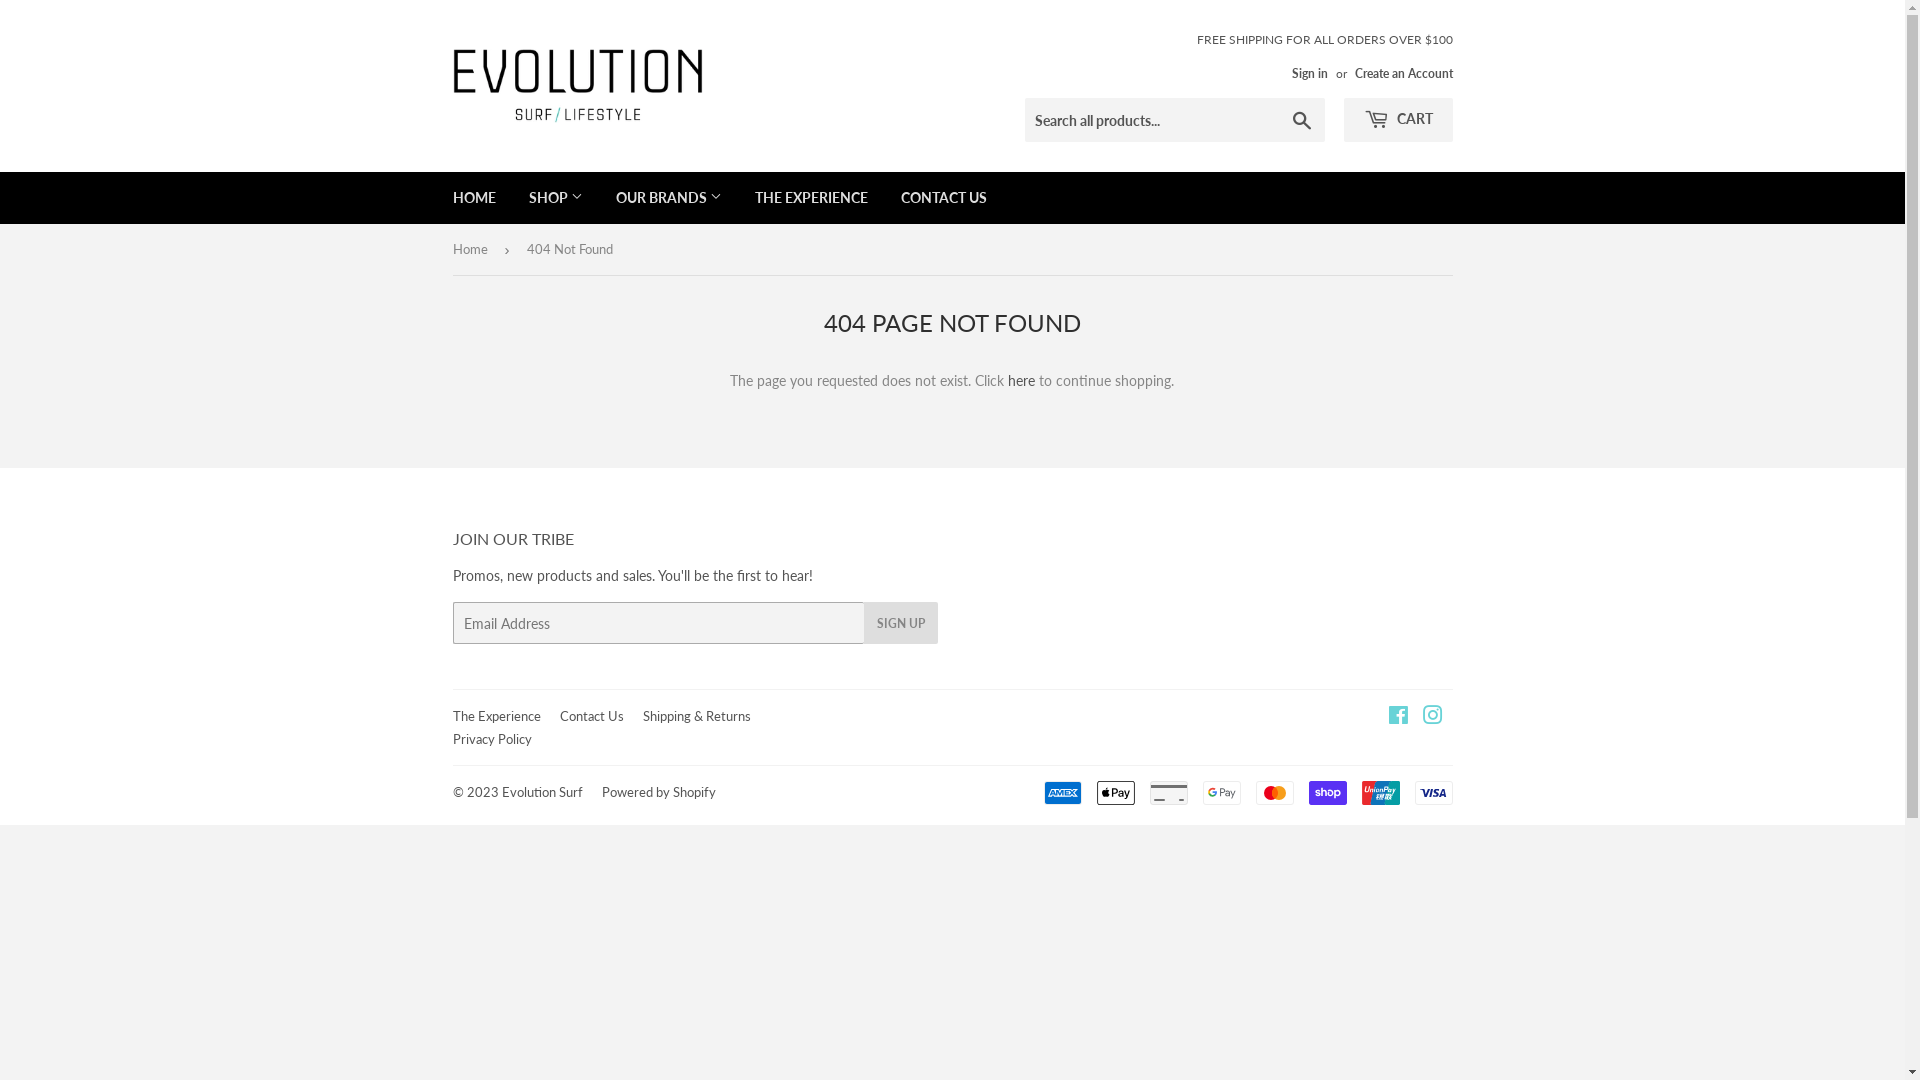 The image size is (1920, 1080). I want to click on 'CART', so click(1397, 119).